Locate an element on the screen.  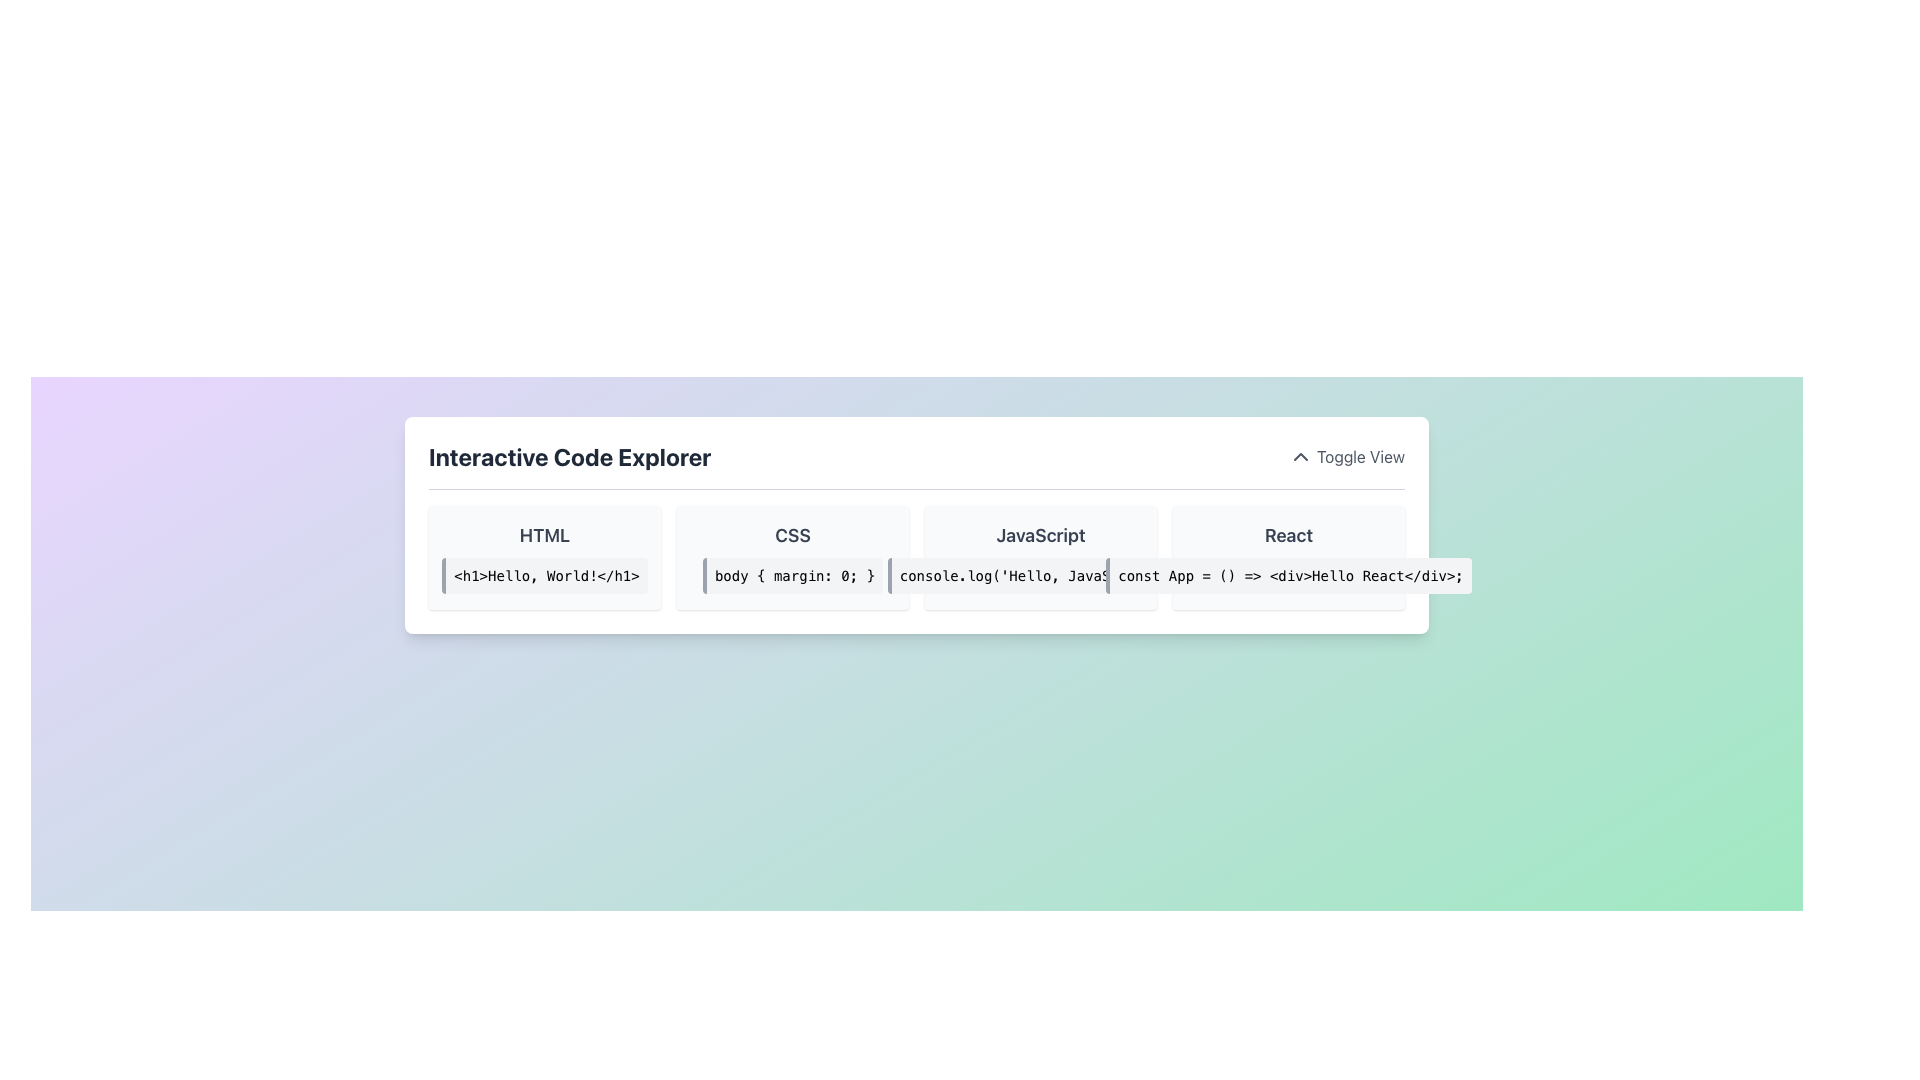
the text label or heading that serves as a title for the associated code snippet in the JavaScript section of the interface, located in the upper section of a card grouping text and code snippets is located at coordinates (1289, 535).